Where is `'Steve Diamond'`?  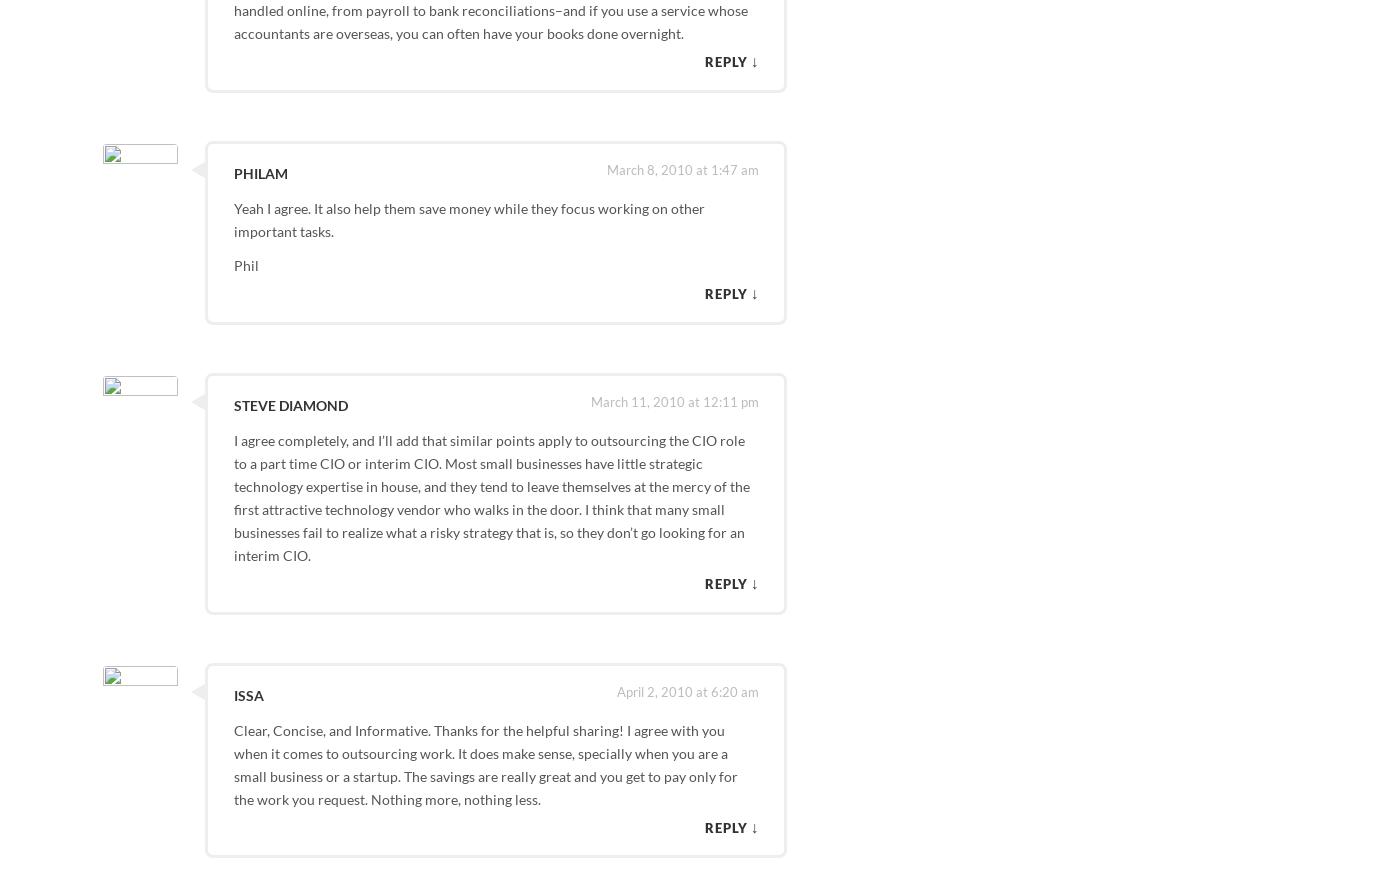
'Steve Diamond' is located at coordinates (231, 403).